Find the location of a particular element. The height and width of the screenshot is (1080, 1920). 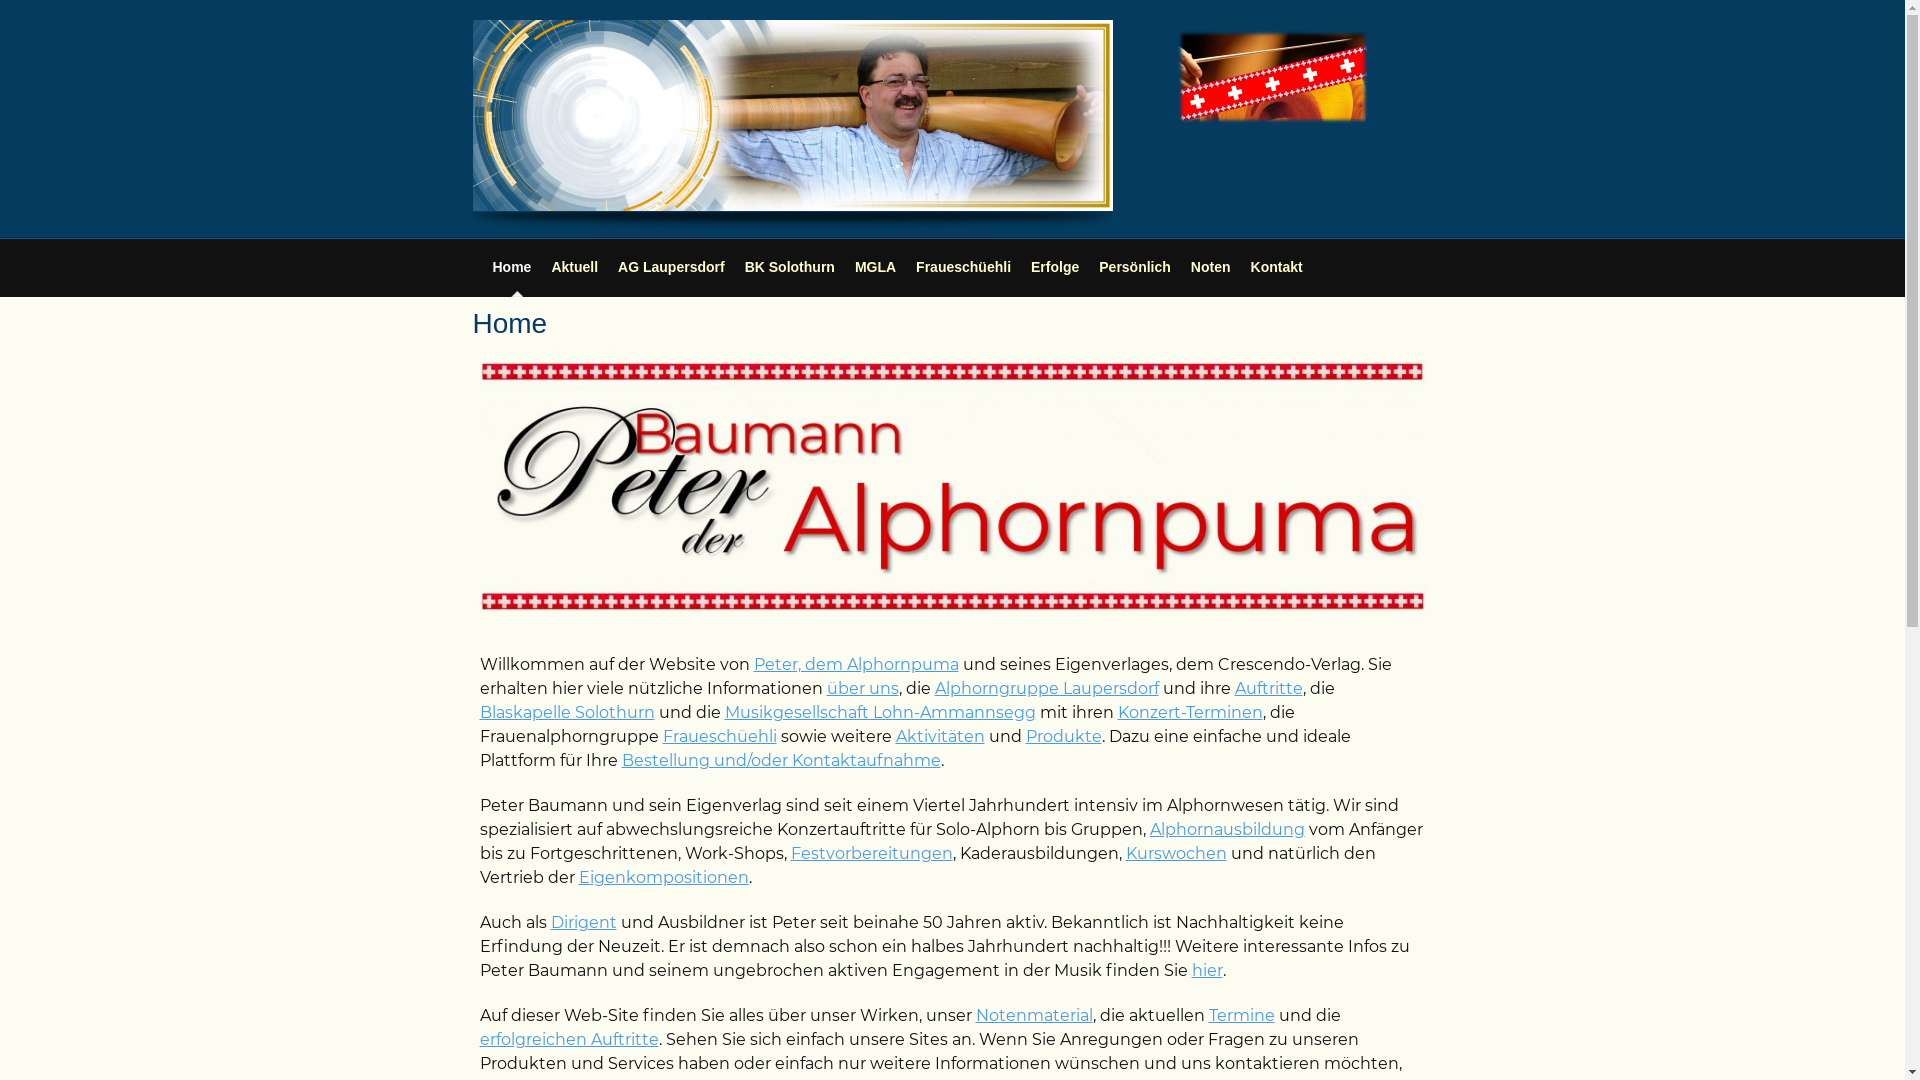

'Festvorbereitungen' is located at coordinates (870, 853).